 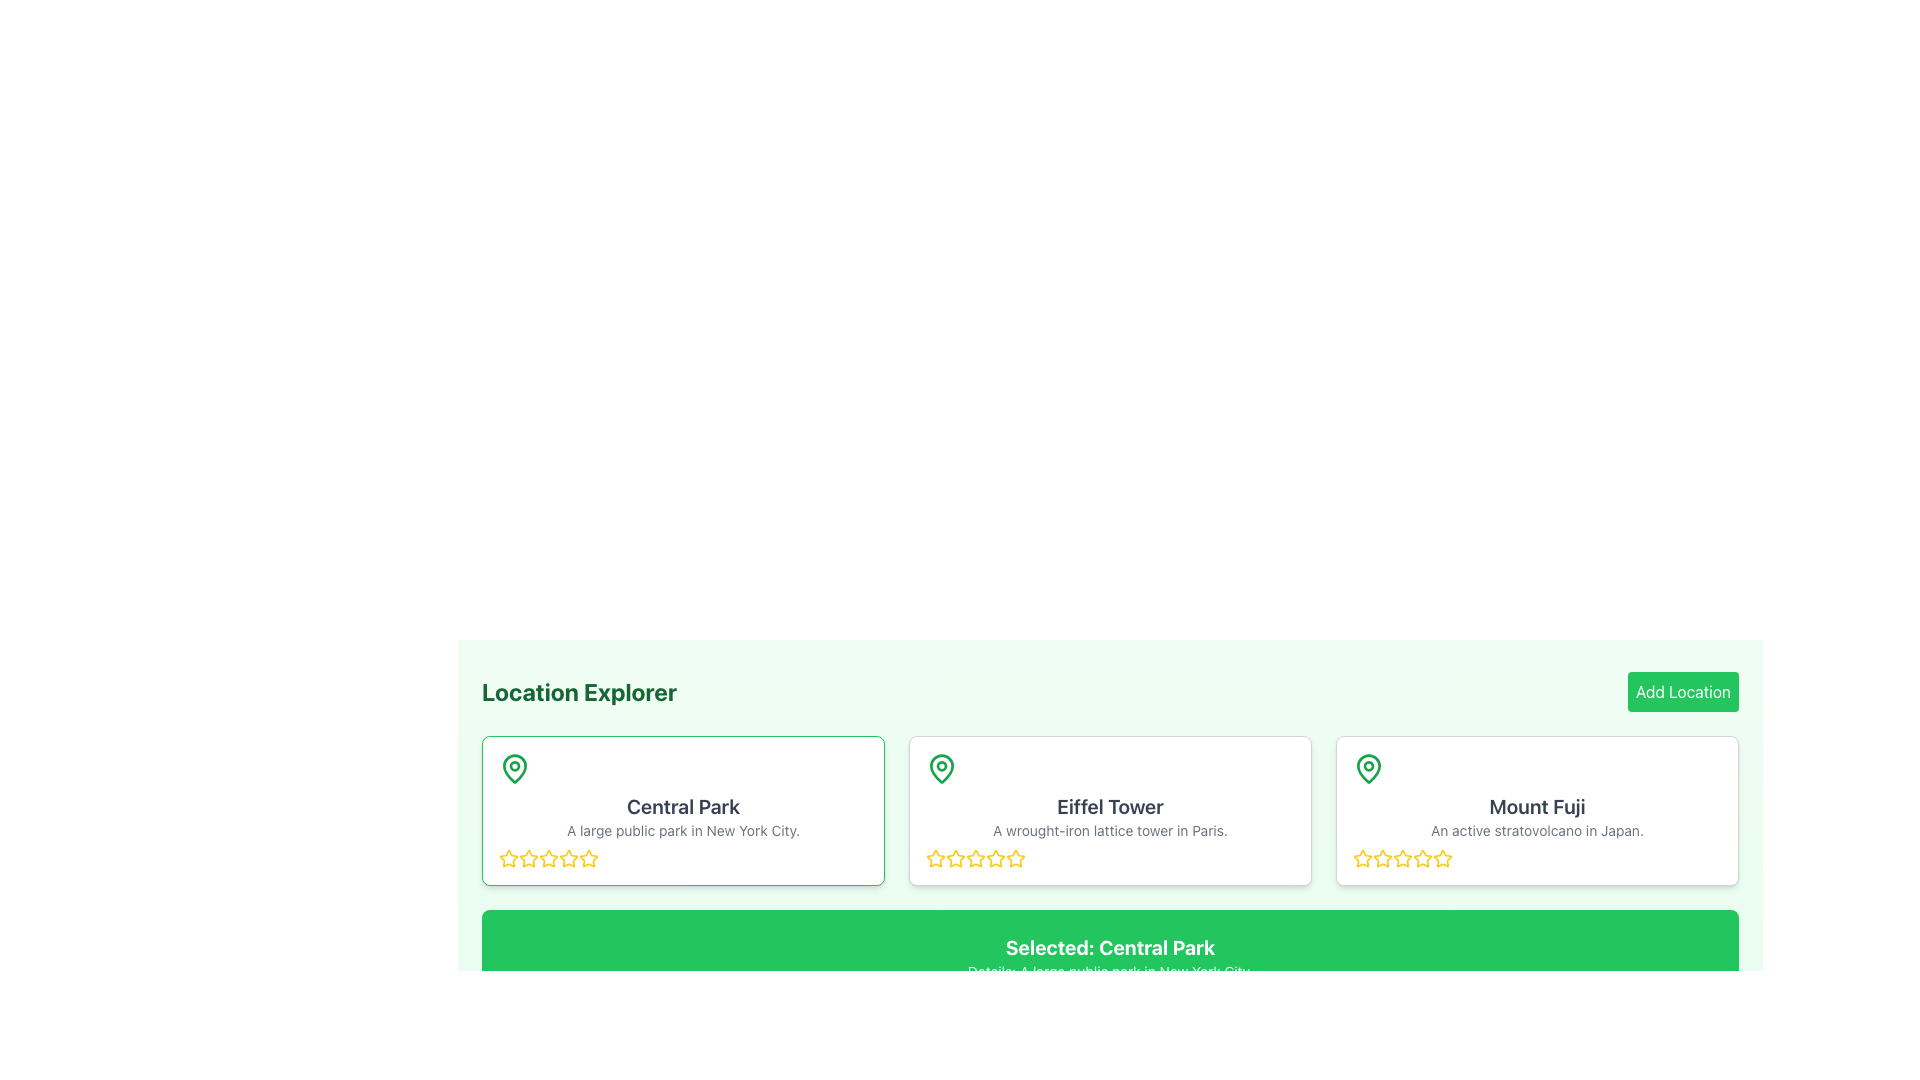 I want to click on the third star rating icon, so click(x=1420, y=856).